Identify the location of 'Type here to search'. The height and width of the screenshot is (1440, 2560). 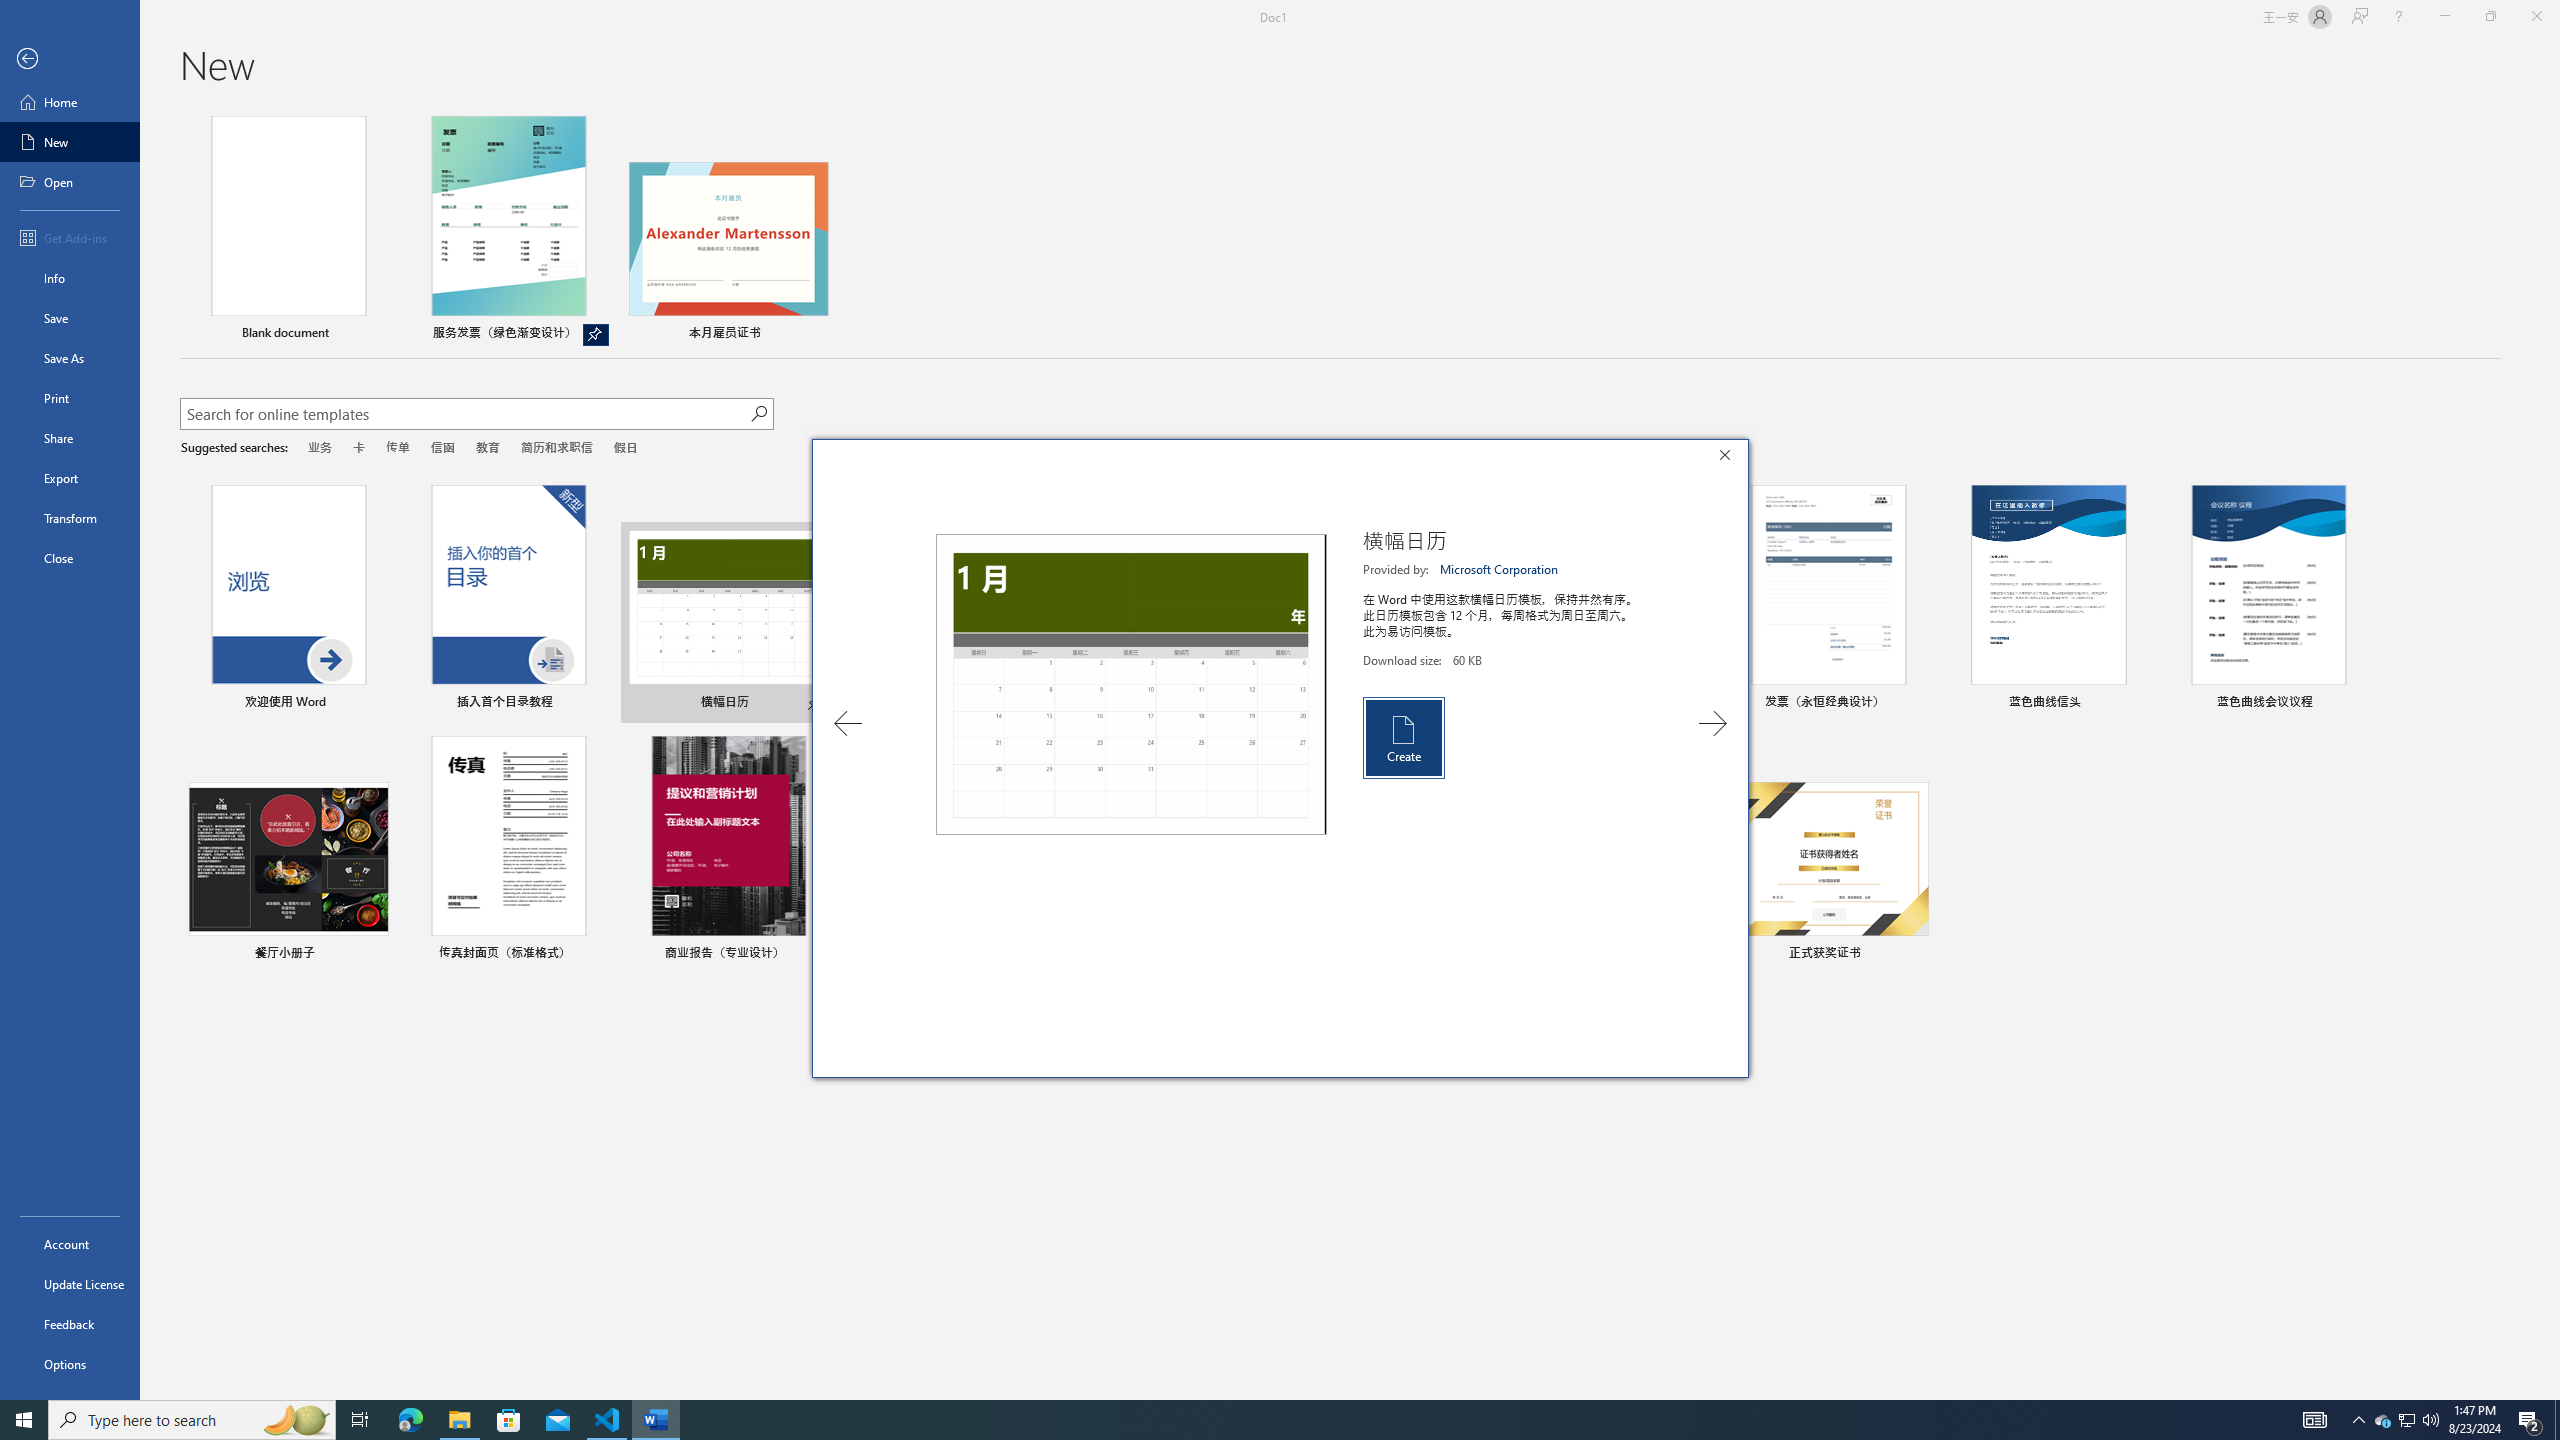
(191, 1418).